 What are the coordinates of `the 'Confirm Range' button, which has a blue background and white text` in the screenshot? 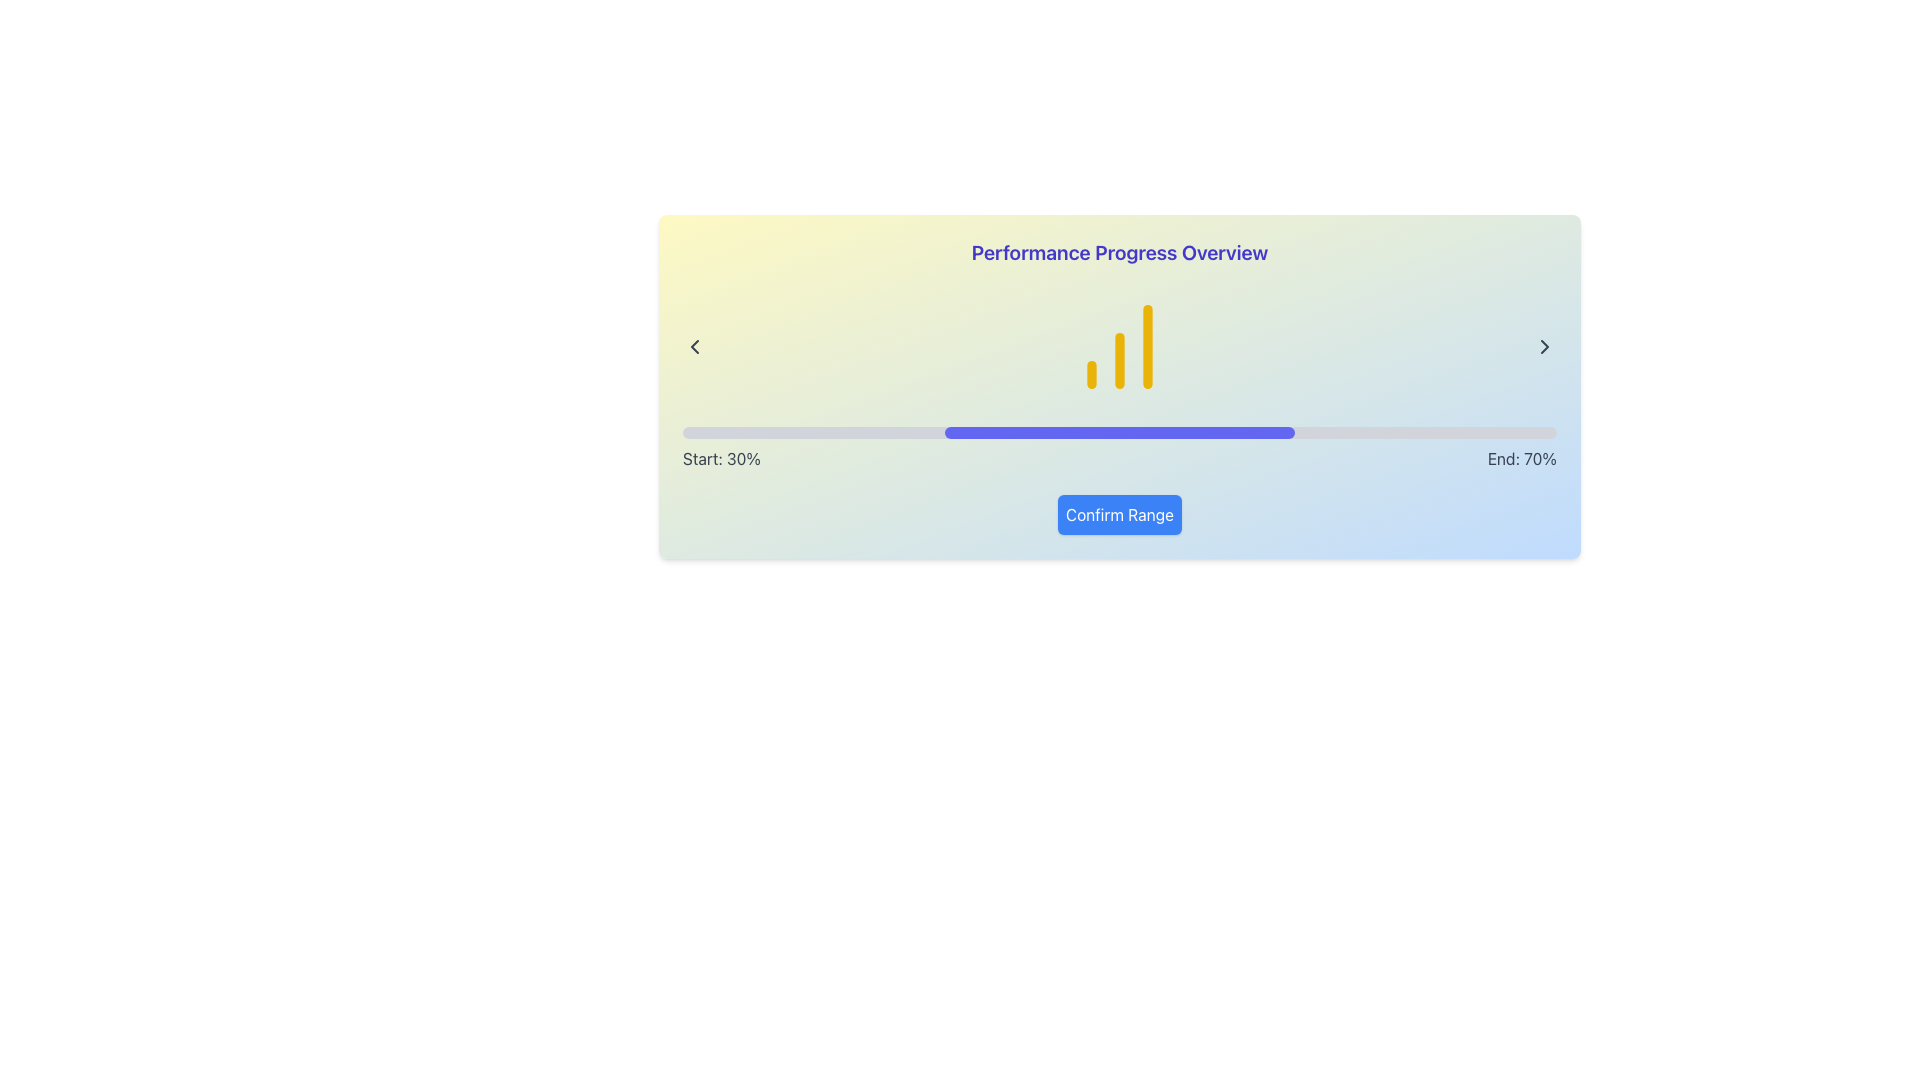 It's located at (1118, 514).